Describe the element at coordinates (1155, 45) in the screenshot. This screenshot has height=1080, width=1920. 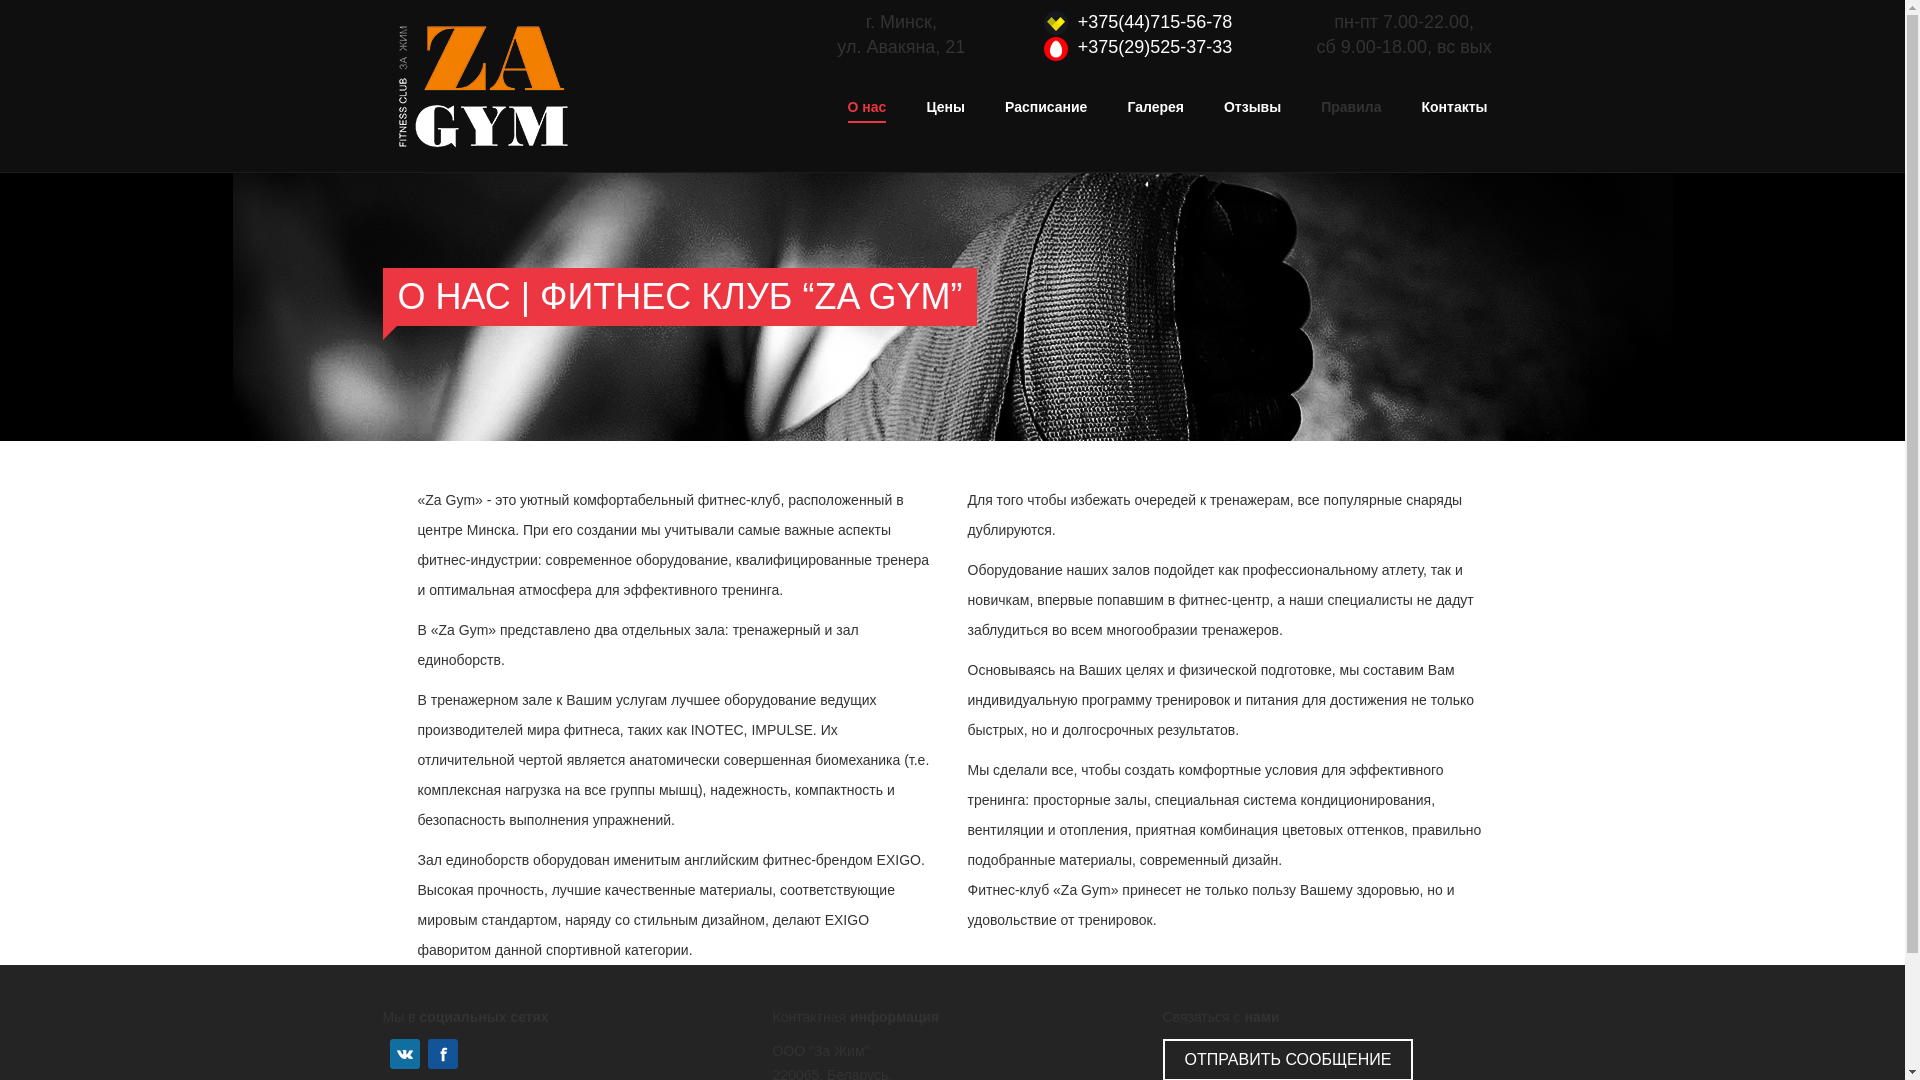
I see `'+375(29)525-37-33'` at that location.